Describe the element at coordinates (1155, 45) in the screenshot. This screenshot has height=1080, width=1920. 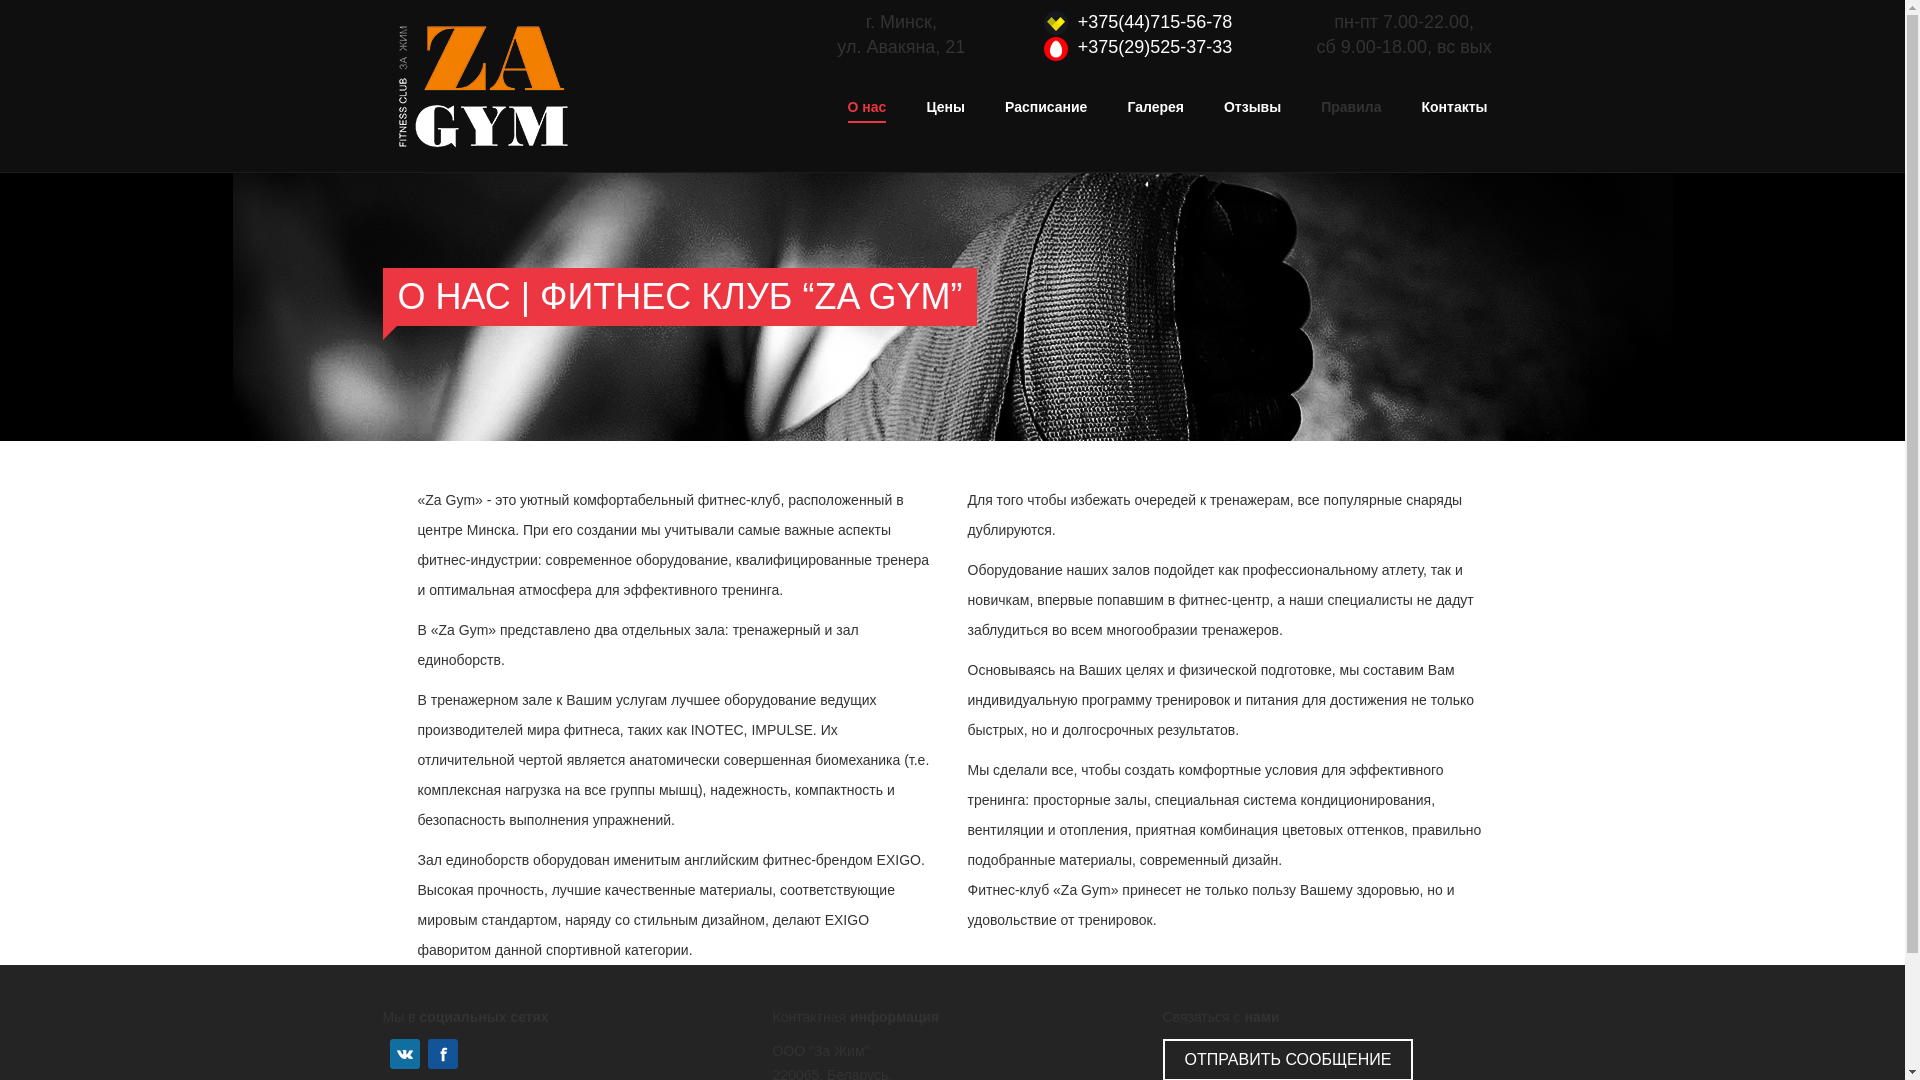
I see `'+375(29)525-37-33'` at that location.